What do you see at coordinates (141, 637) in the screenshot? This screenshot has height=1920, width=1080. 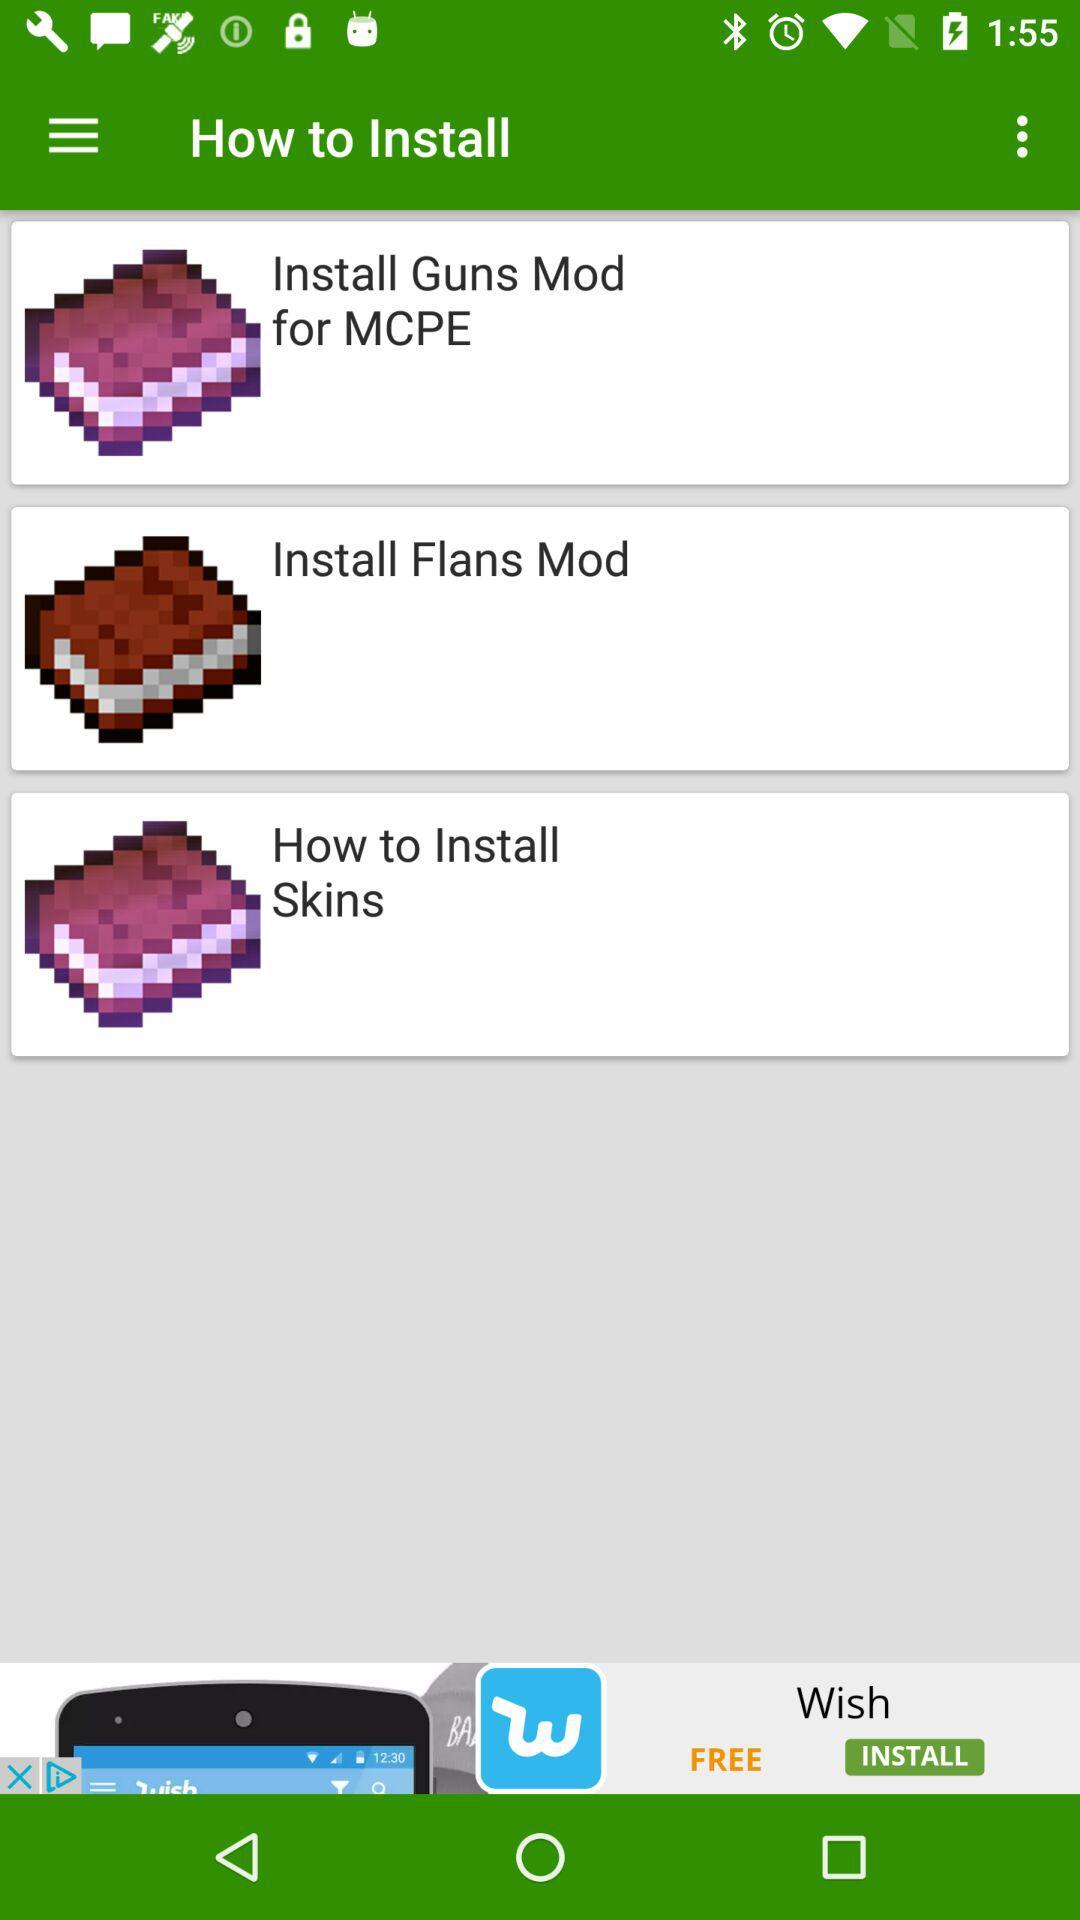 I see `tap on the second image below to how to install` at bounding box center [141, 637].